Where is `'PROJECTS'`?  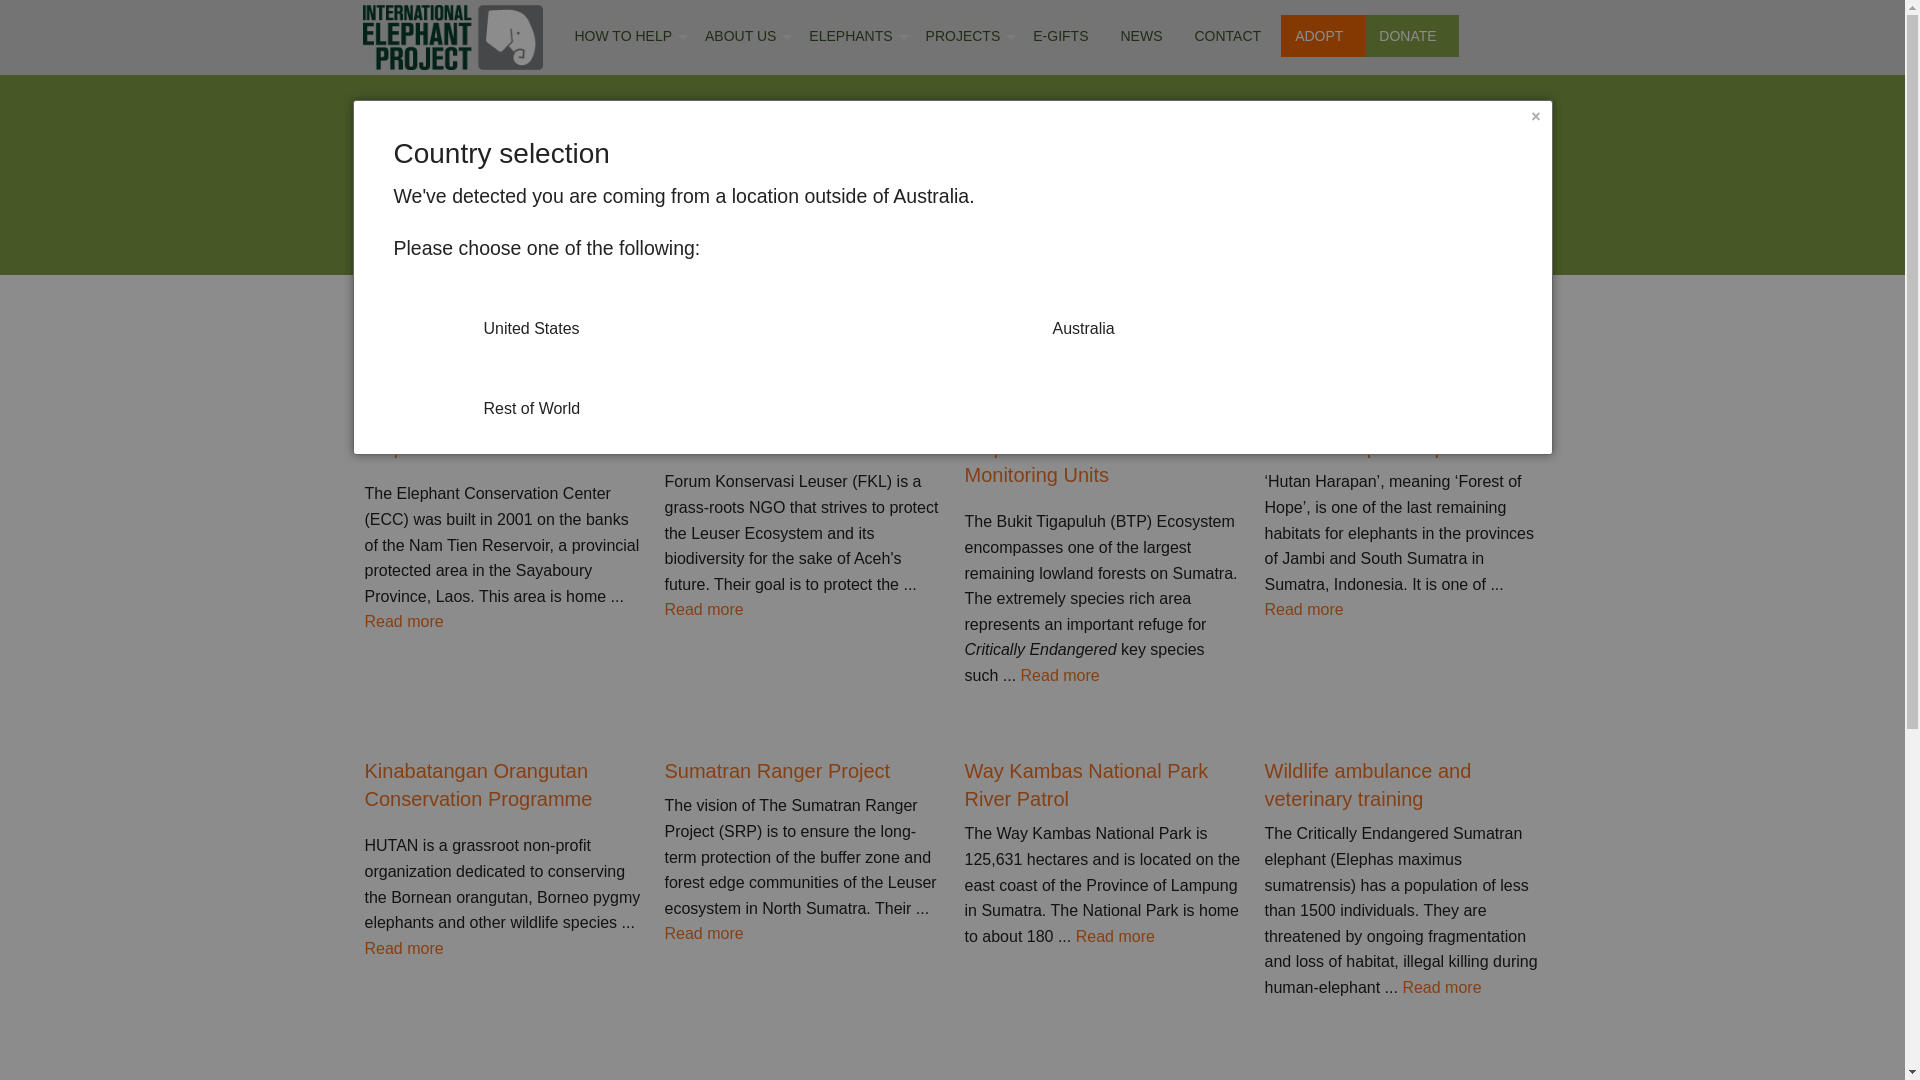 'PROJECTS' is located at coordinates (968, 35).